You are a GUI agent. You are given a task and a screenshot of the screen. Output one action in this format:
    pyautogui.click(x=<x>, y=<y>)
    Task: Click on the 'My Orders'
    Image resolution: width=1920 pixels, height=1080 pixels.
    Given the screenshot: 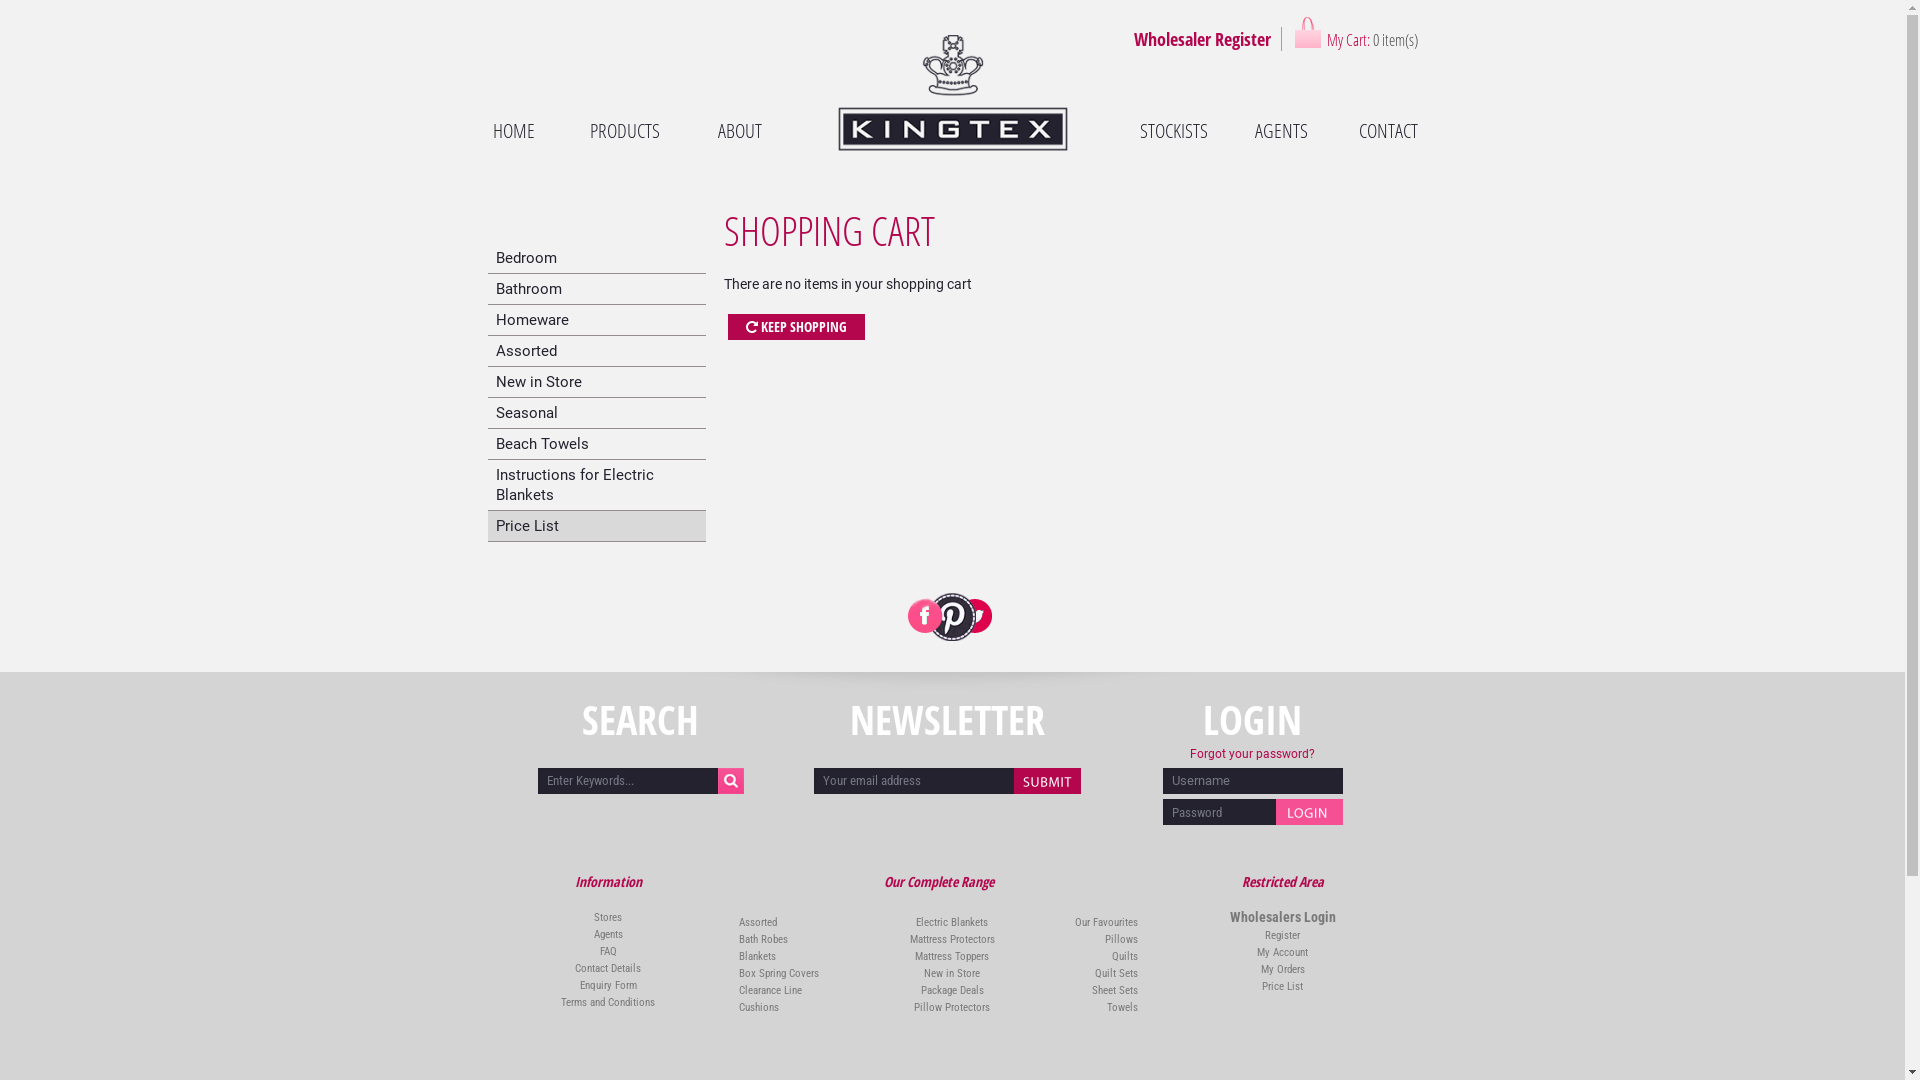 What is the action you would take?
    pyautogui.click(x=1282, y=968)
    